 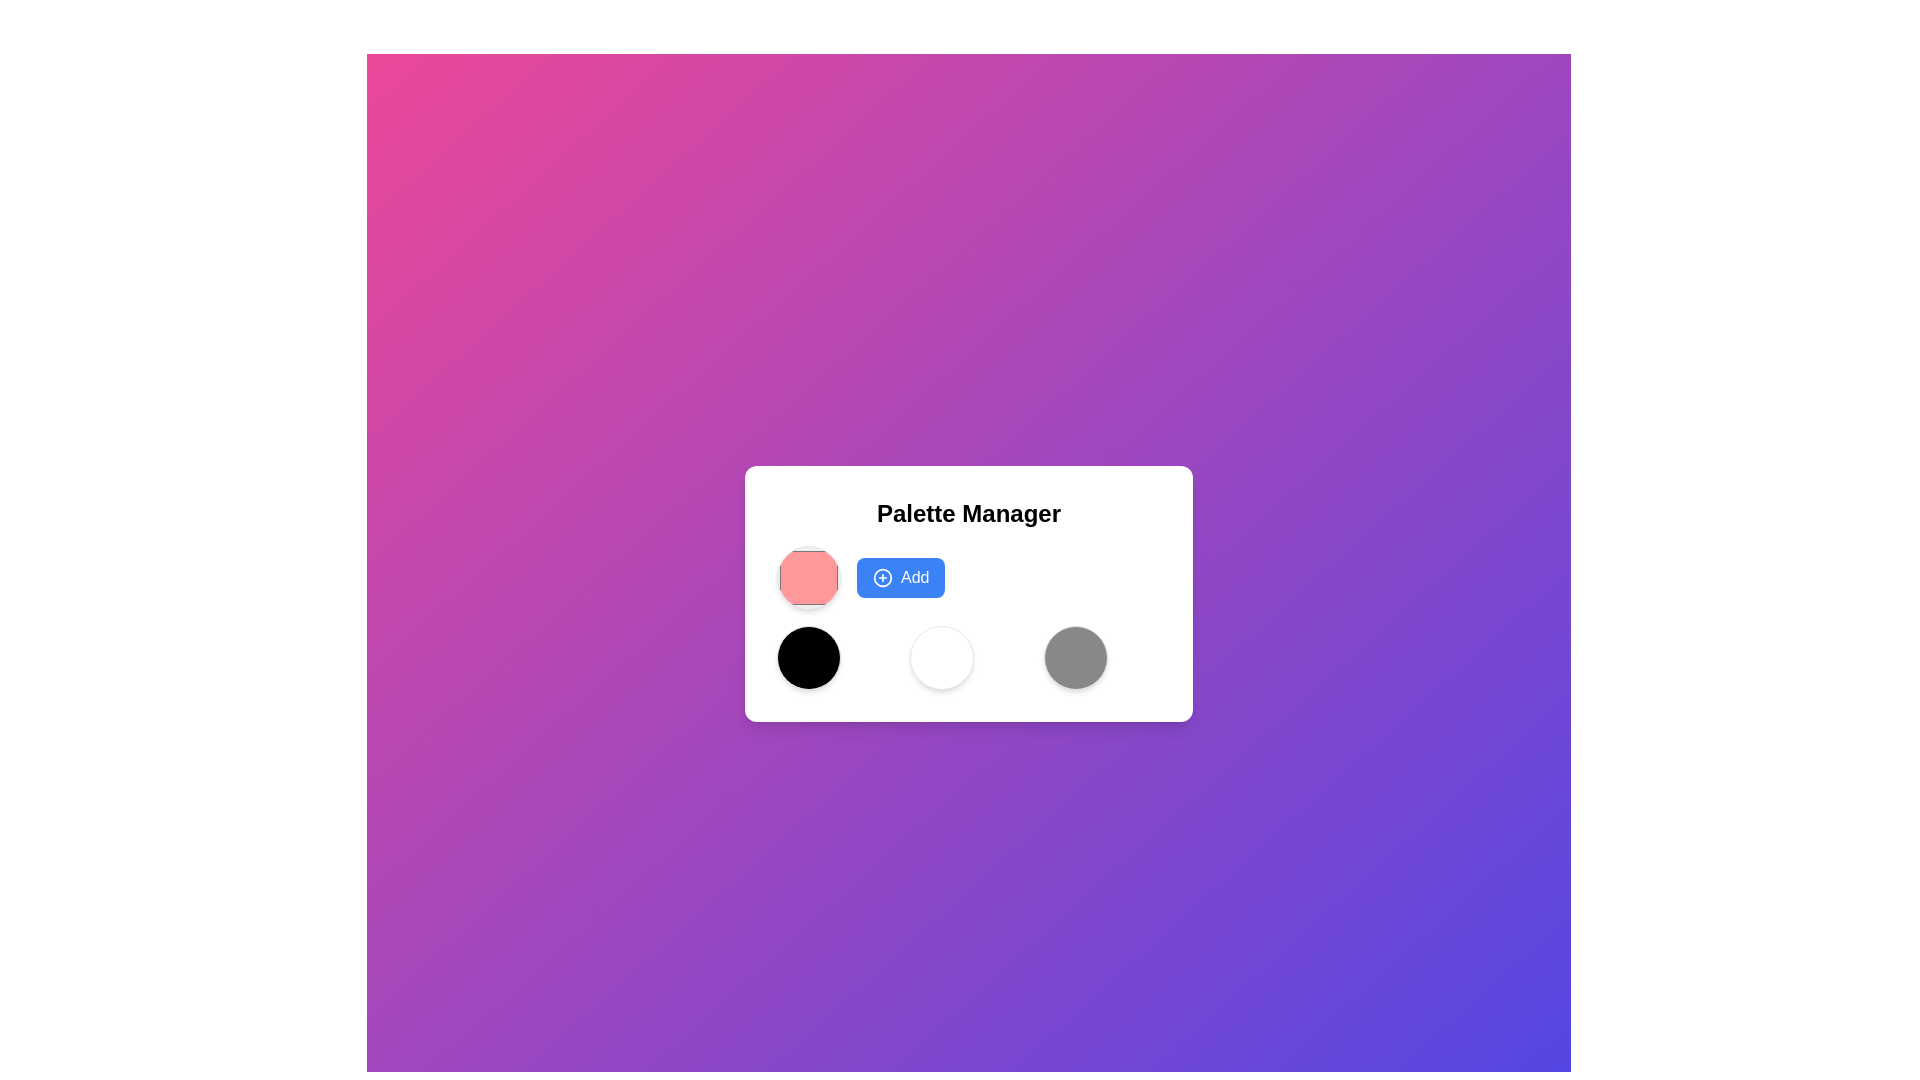 I want to click on the first circular color selection item in the grid layout, which is styled in black, so click(x=809, y=658).